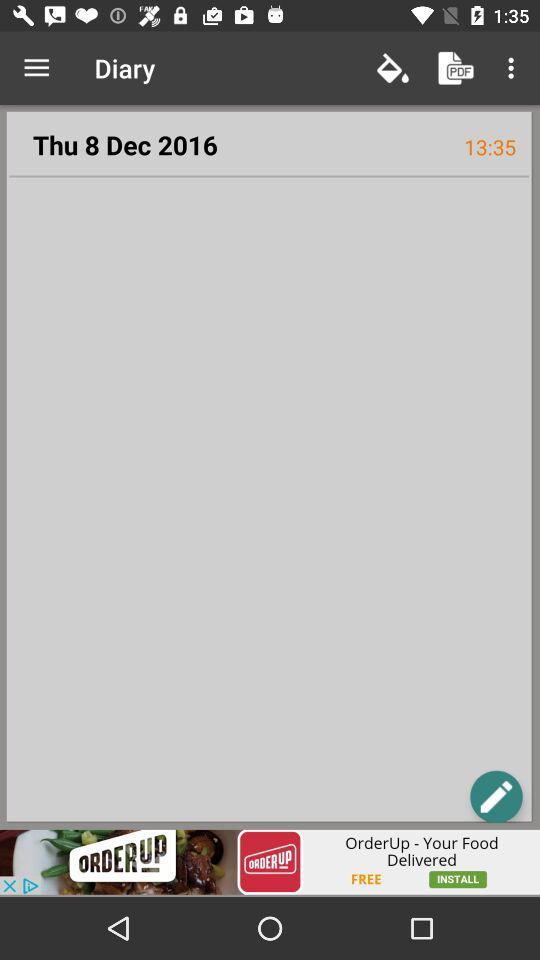 The image size is (540, 960). I want to click on open an advertisement, so click(270, 861).